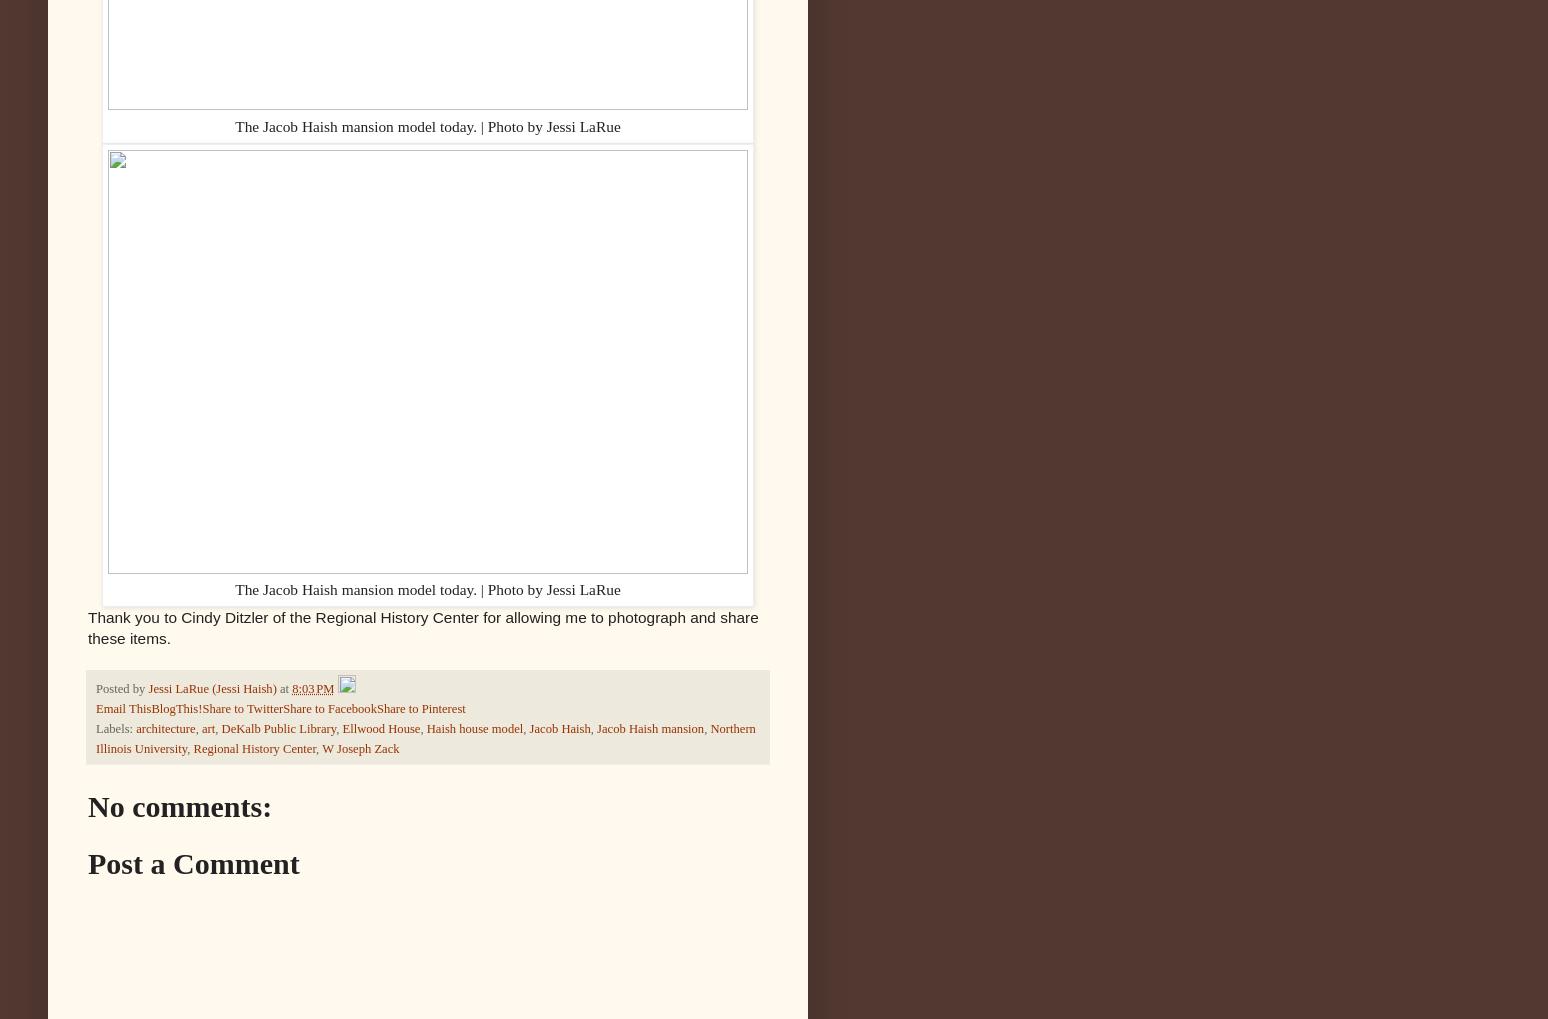 Image resolution: width=1548 pixels, height=1019 pixels. Describe the element at coordinates (193, 861) in the screenshot. I see `'Post a Comment'` at that location.